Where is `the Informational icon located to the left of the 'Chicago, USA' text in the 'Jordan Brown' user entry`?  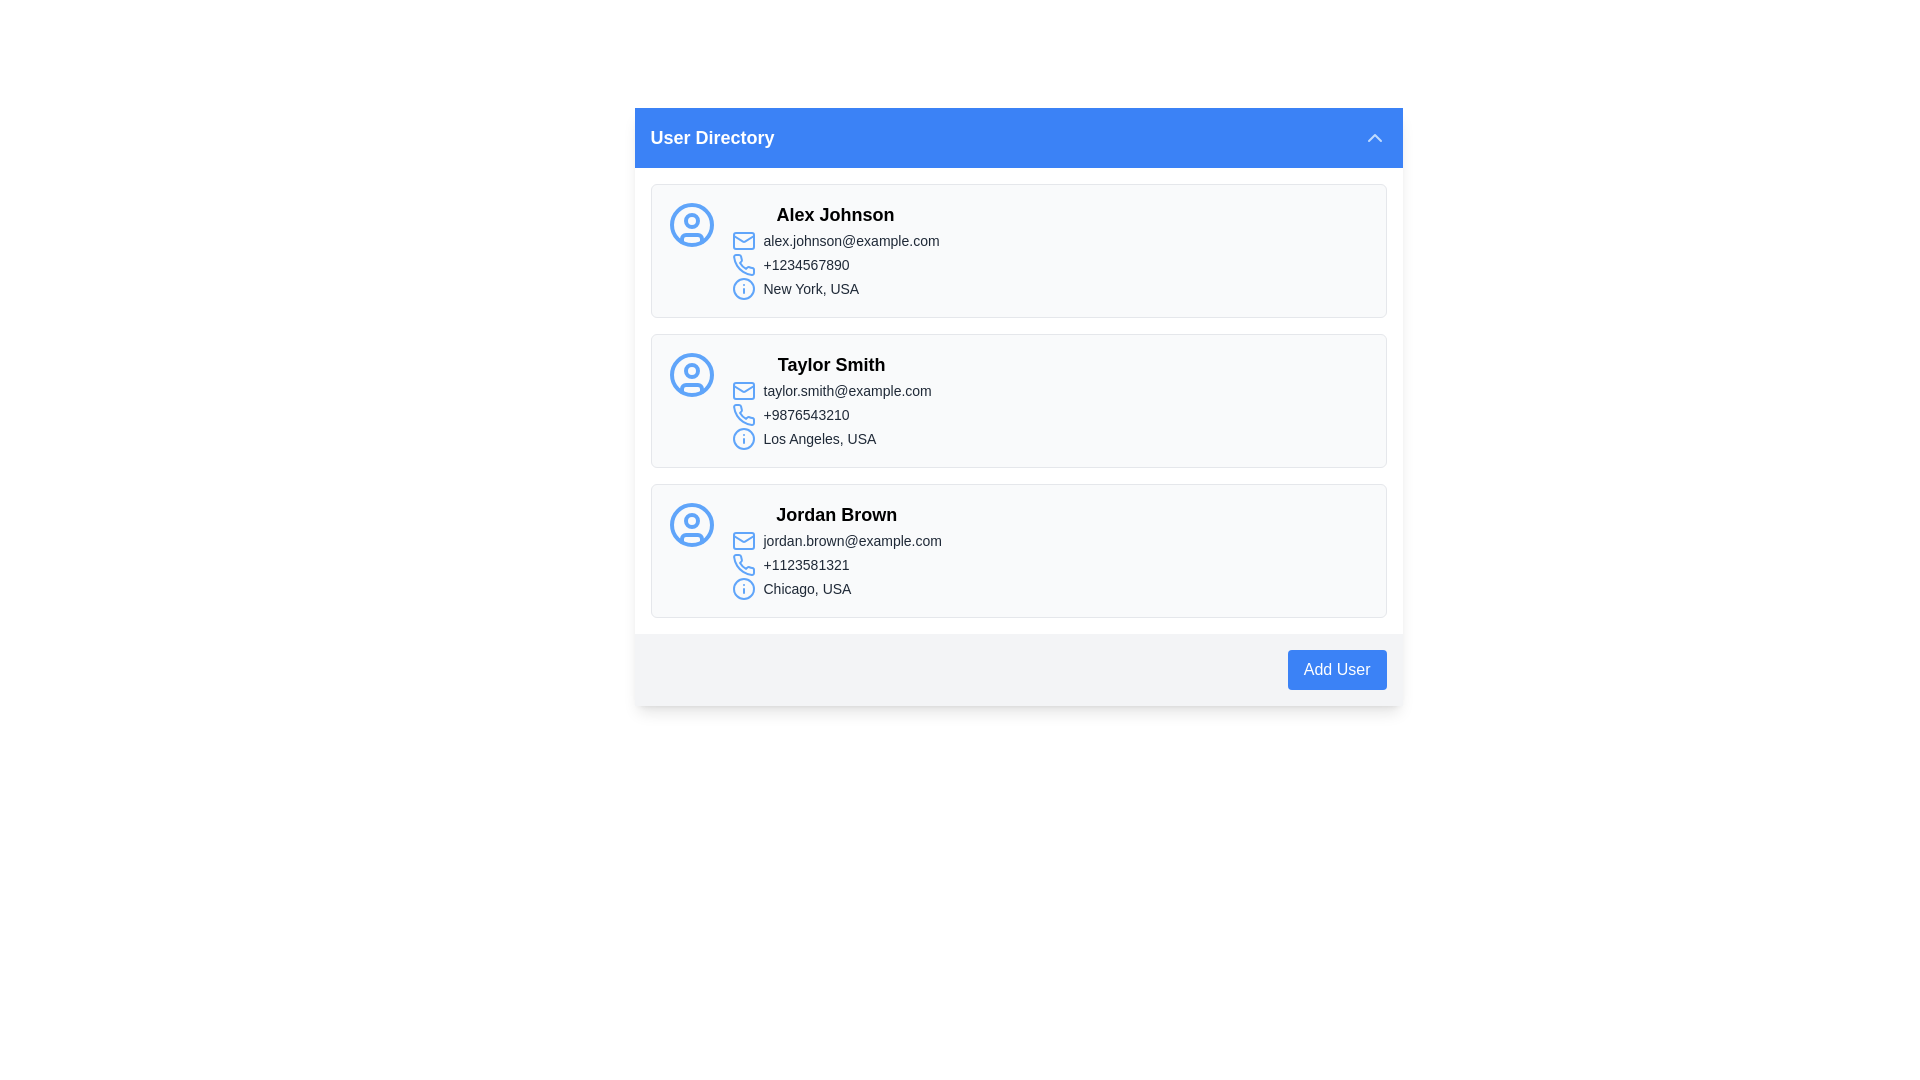
the Informational icon located to the left of the 'Chicago, USA' text in the 'Jordan Brown' user entry is located at coordinates (742, 588).